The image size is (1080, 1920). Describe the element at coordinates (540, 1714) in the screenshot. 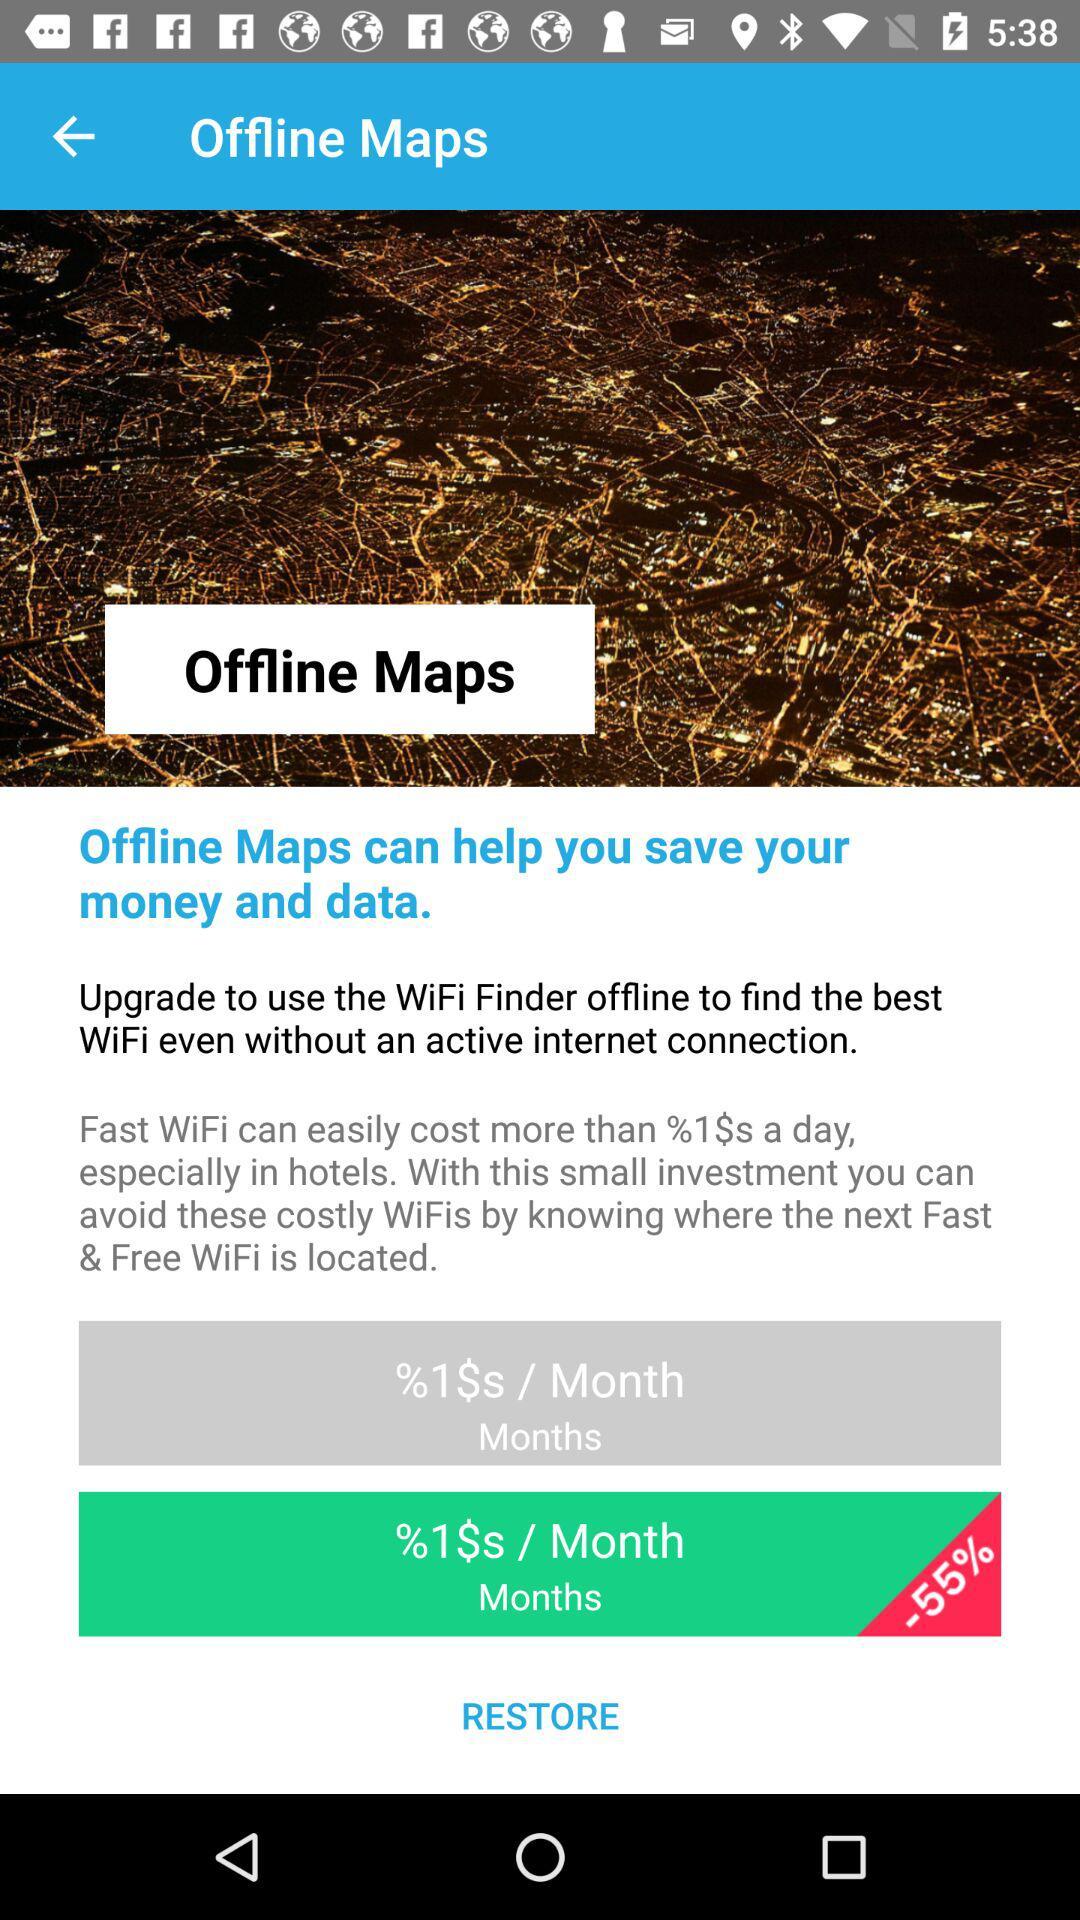

I see `the restore item` at that location.